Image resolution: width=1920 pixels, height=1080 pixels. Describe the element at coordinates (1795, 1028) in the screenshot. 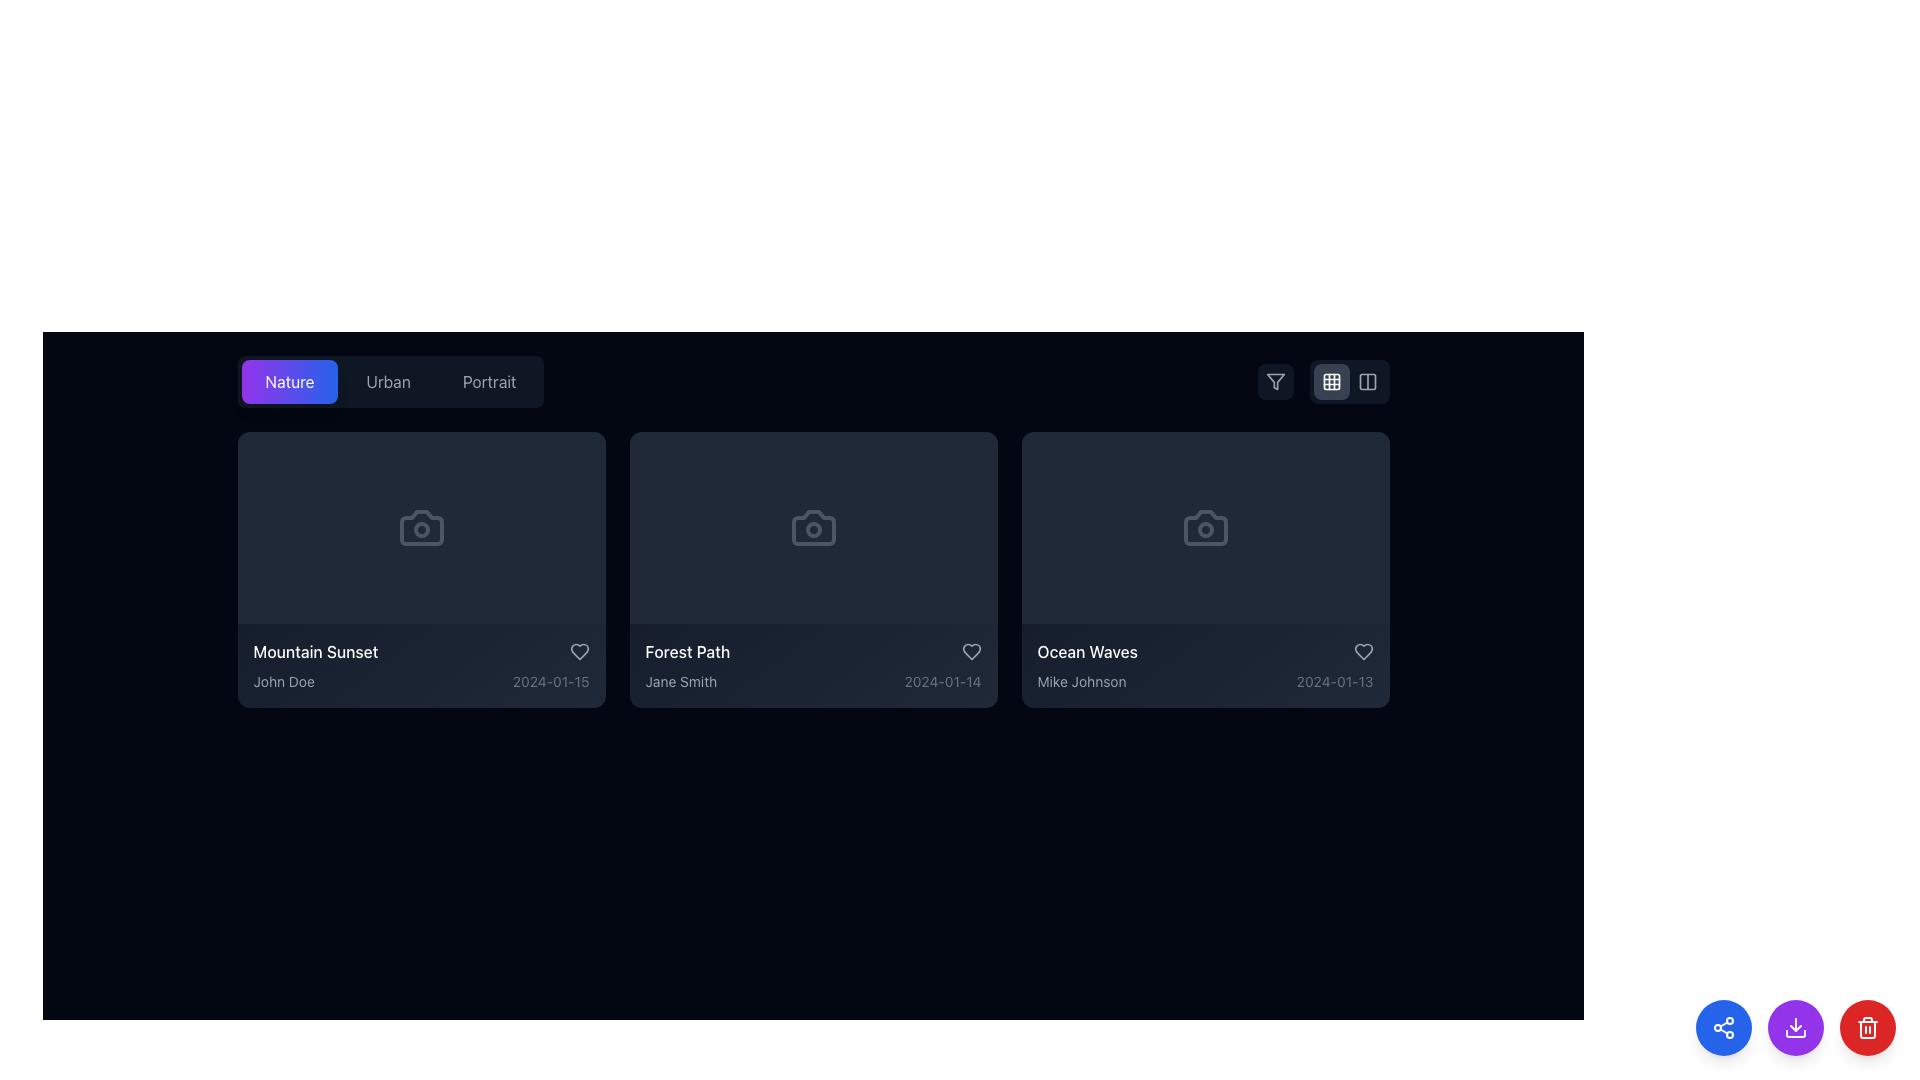

I see `the middle button with an SVG icon in the bottom right corner of the interface` at that location.